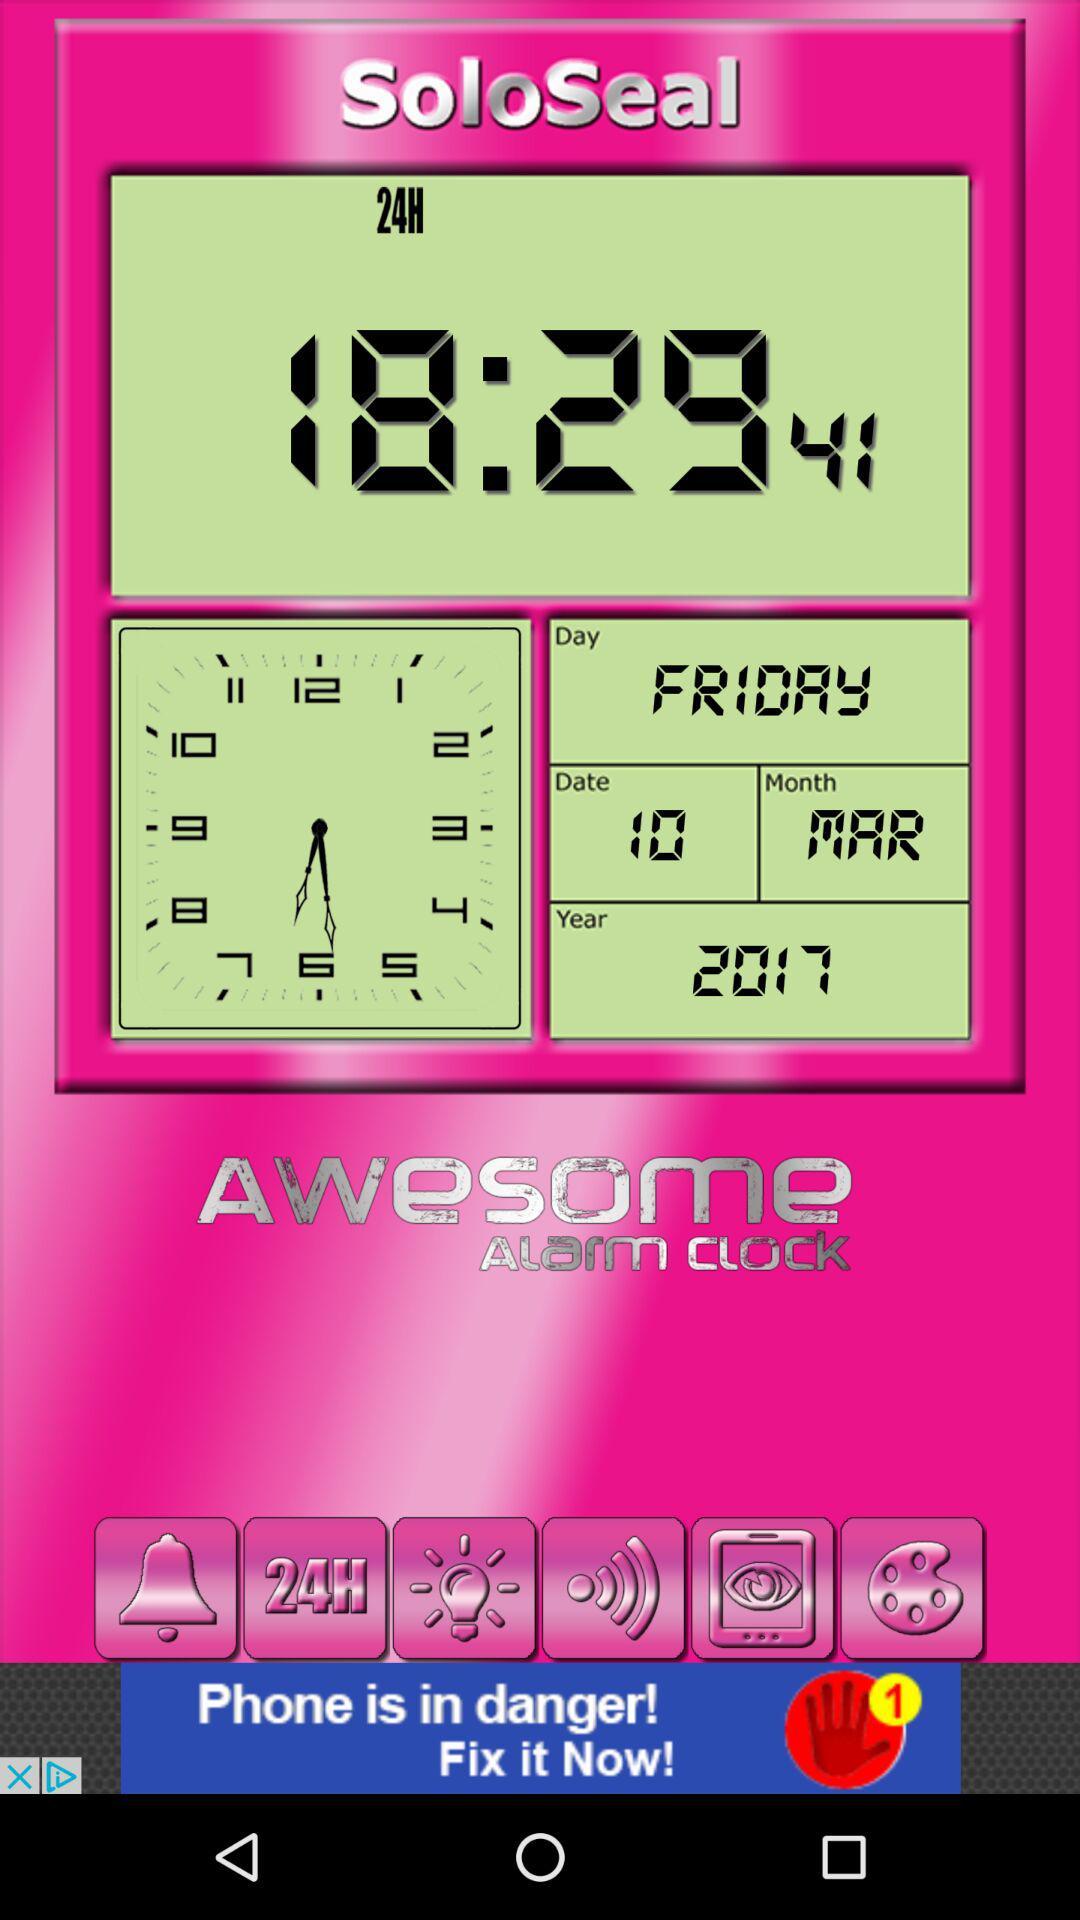  I want to click on paint, so click(912, 1587).